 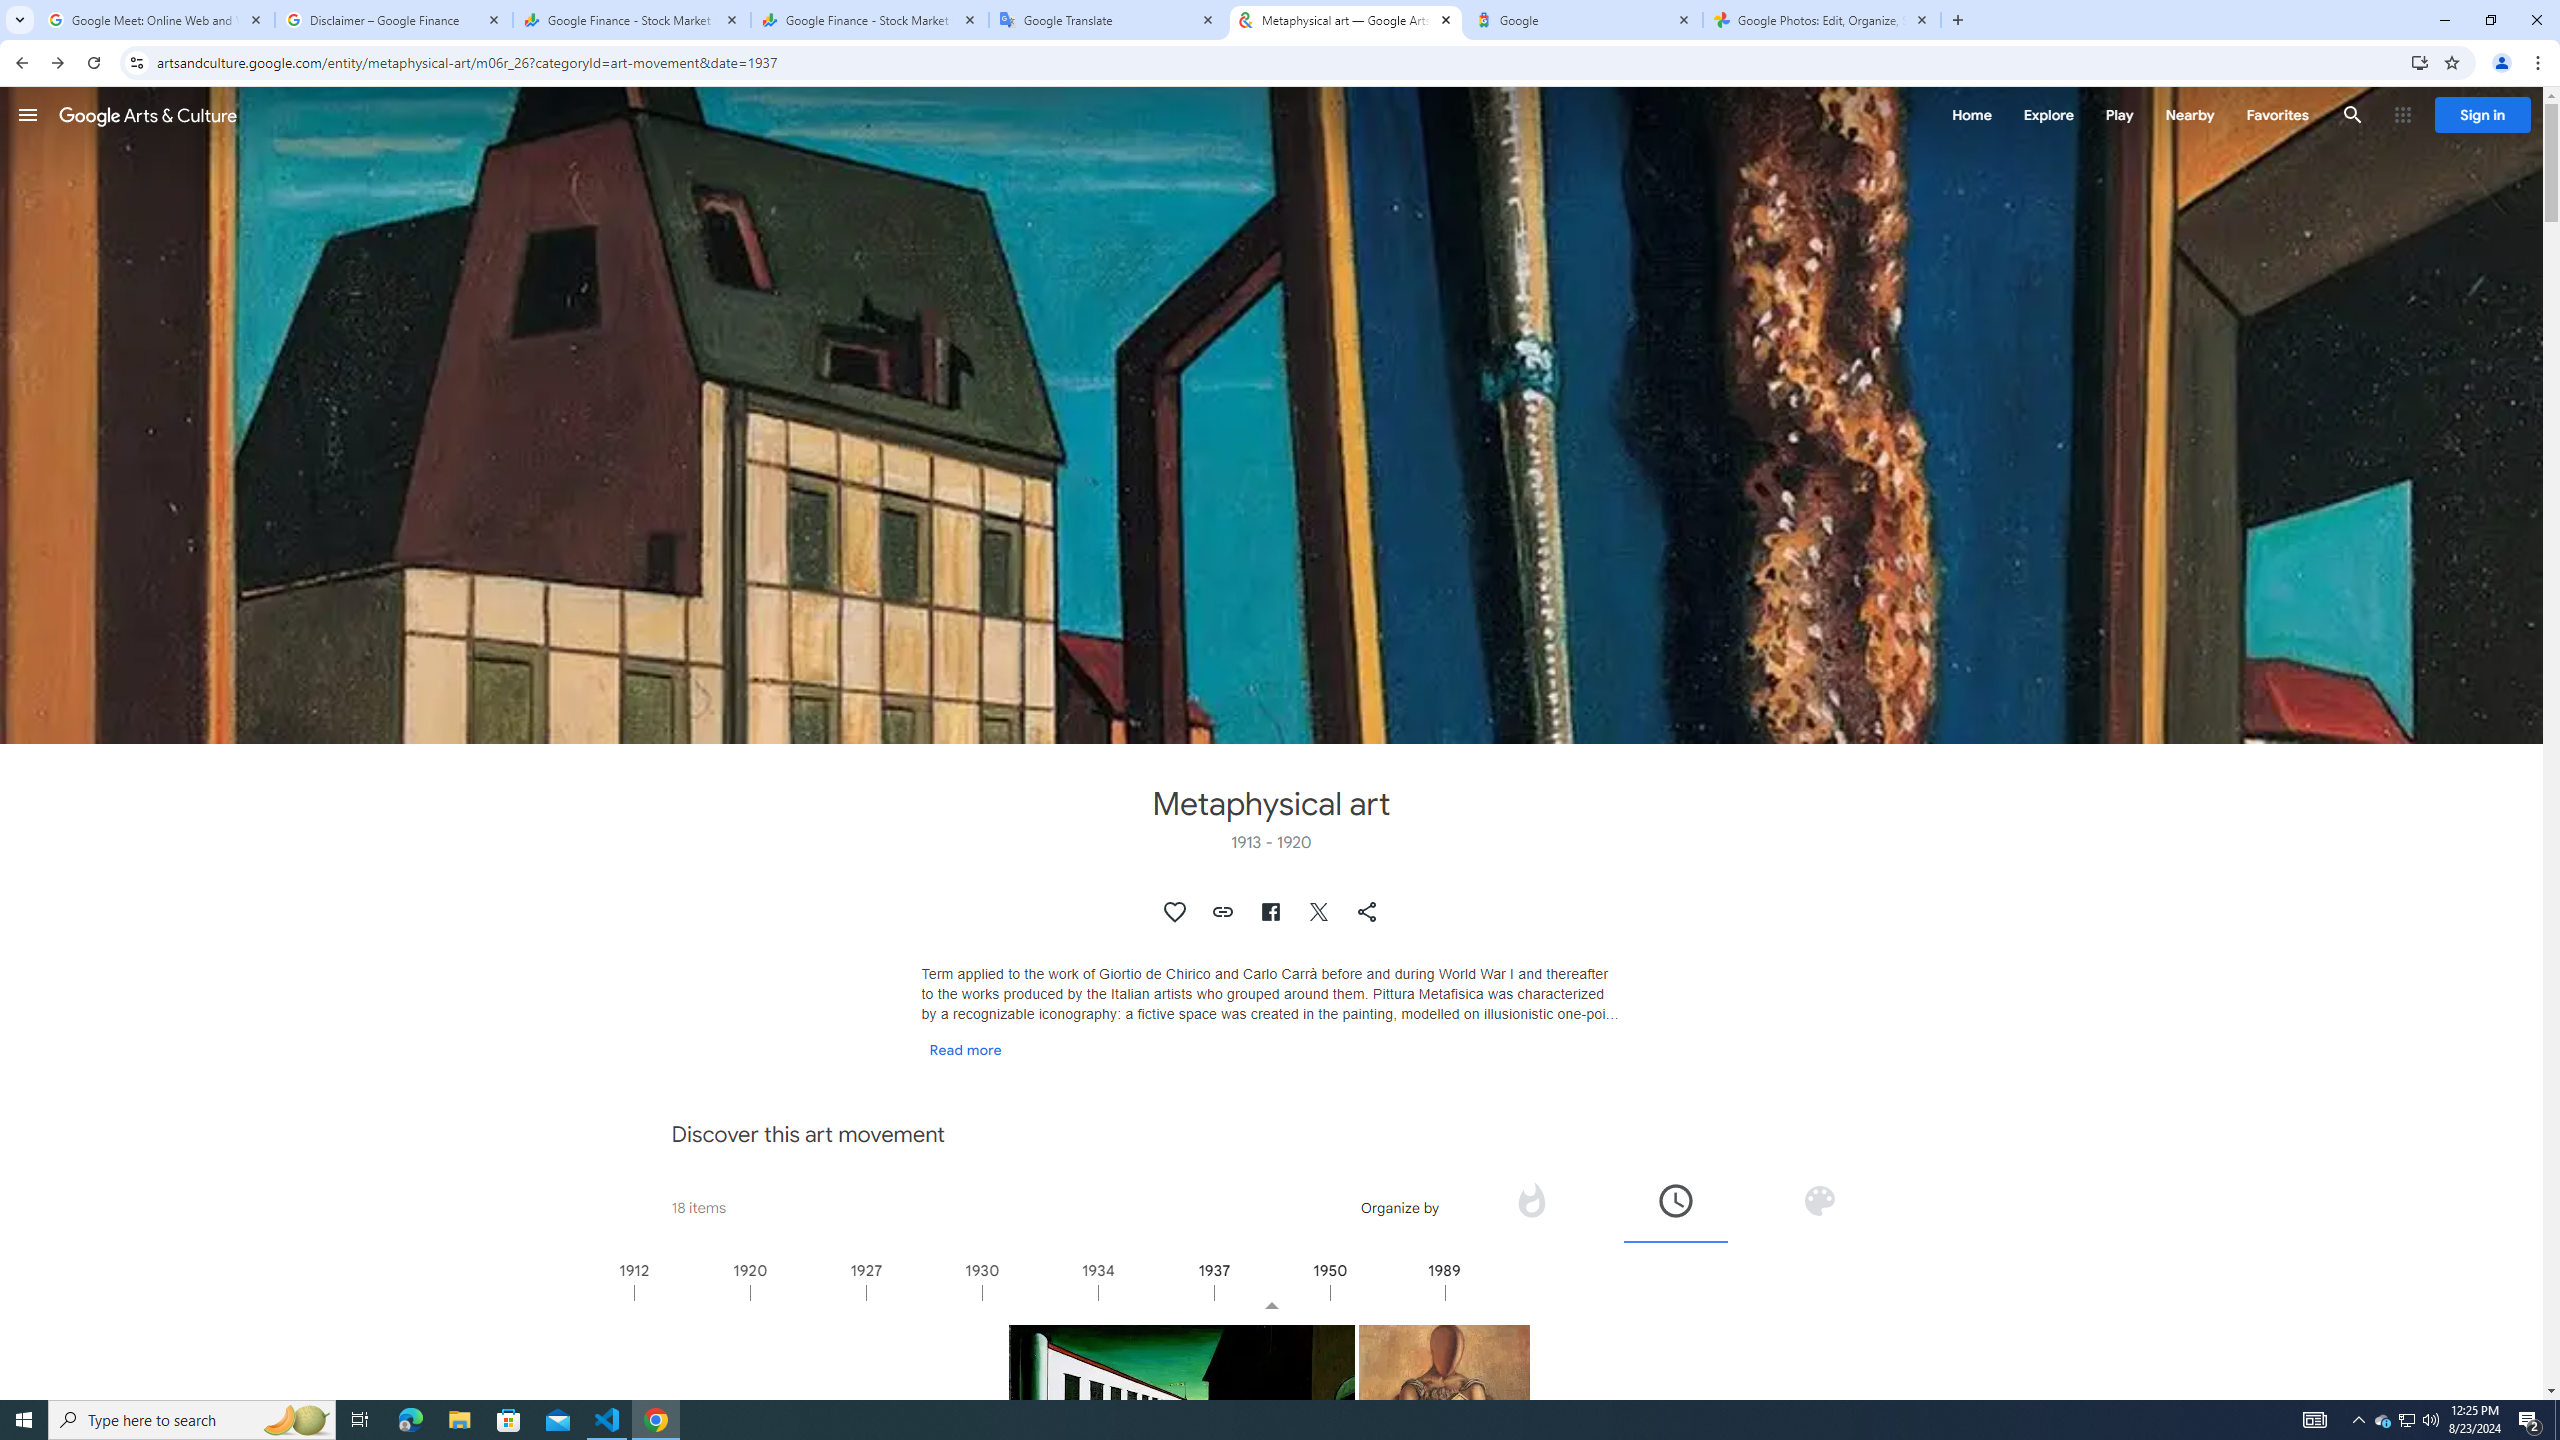 What do you see at coordinates (924, 1291) in the screenshot?
I see `'1927'` at bounding box center [924, 1291].